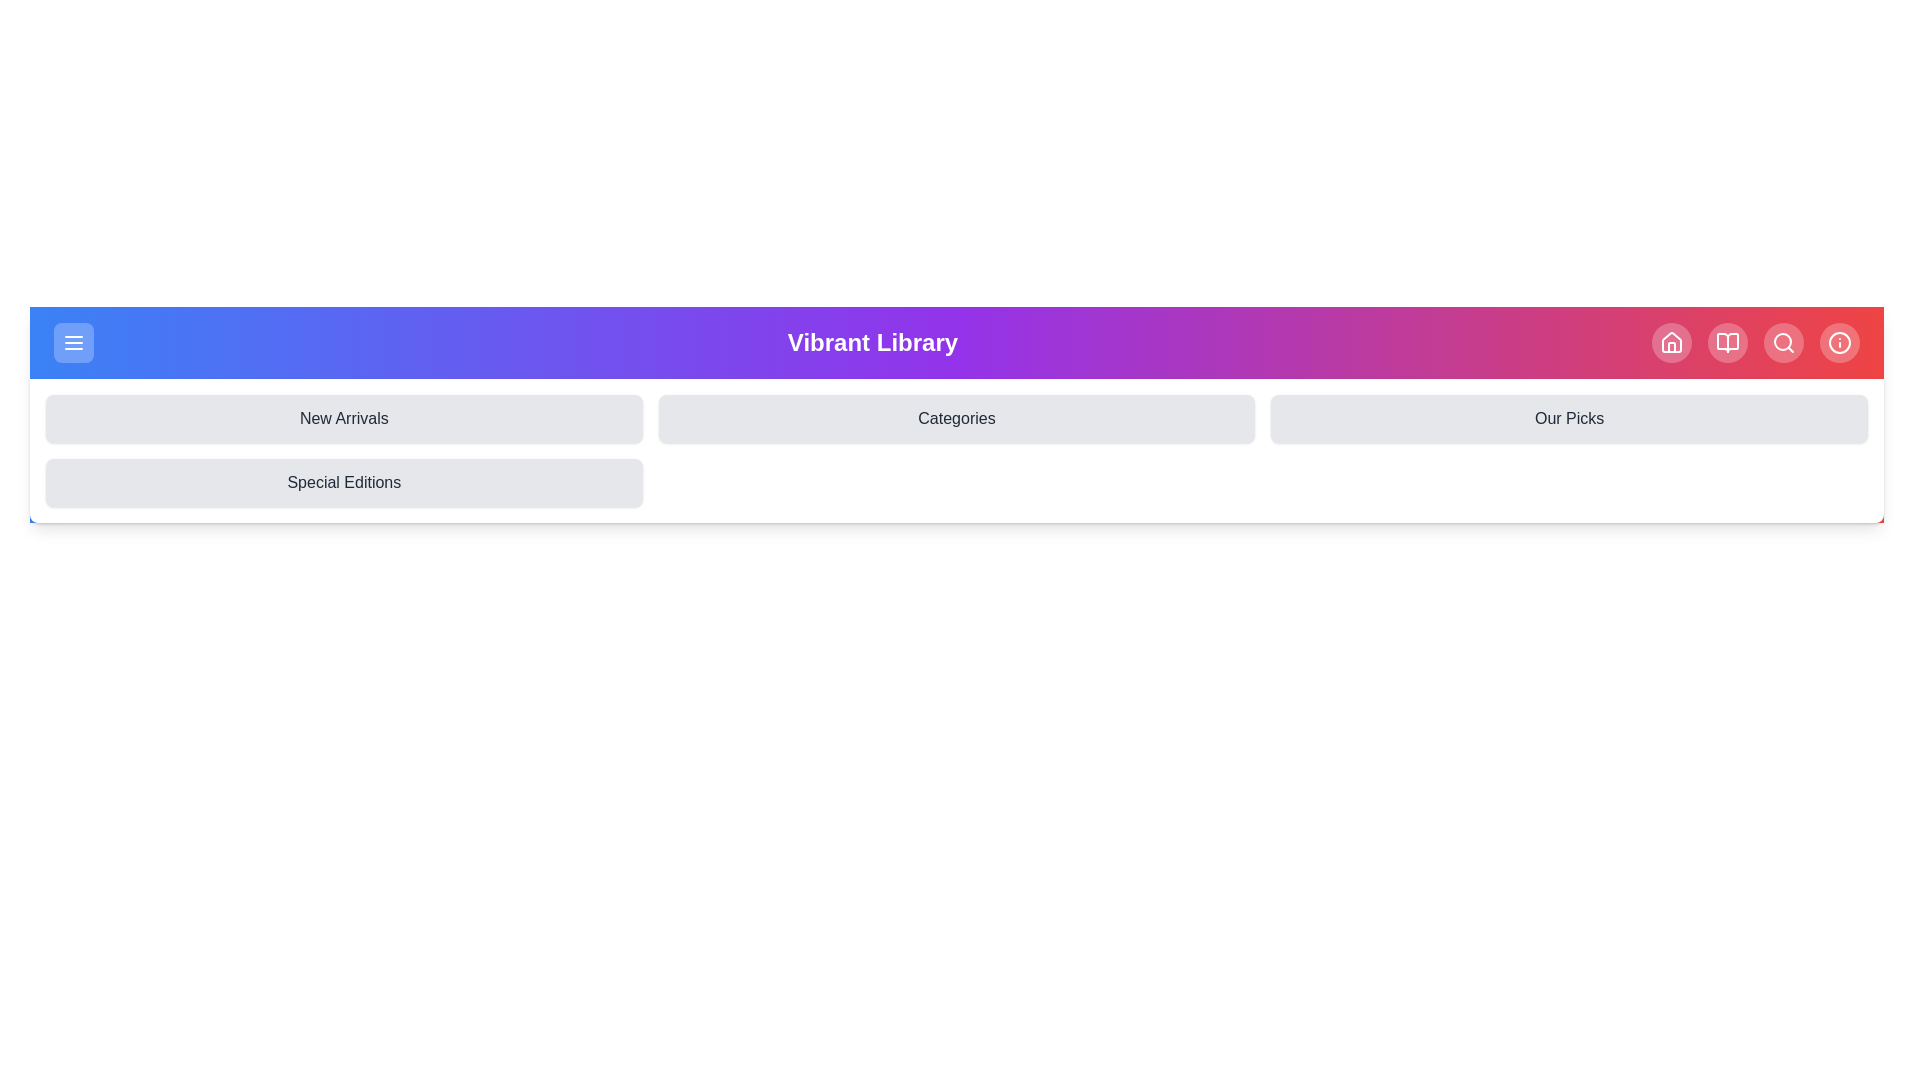  What do you see at coordinates (873, 342) in the screenshot?
I see `the title text 'Vibrant Library' to select it for copying` at bounding box center [873, 342].